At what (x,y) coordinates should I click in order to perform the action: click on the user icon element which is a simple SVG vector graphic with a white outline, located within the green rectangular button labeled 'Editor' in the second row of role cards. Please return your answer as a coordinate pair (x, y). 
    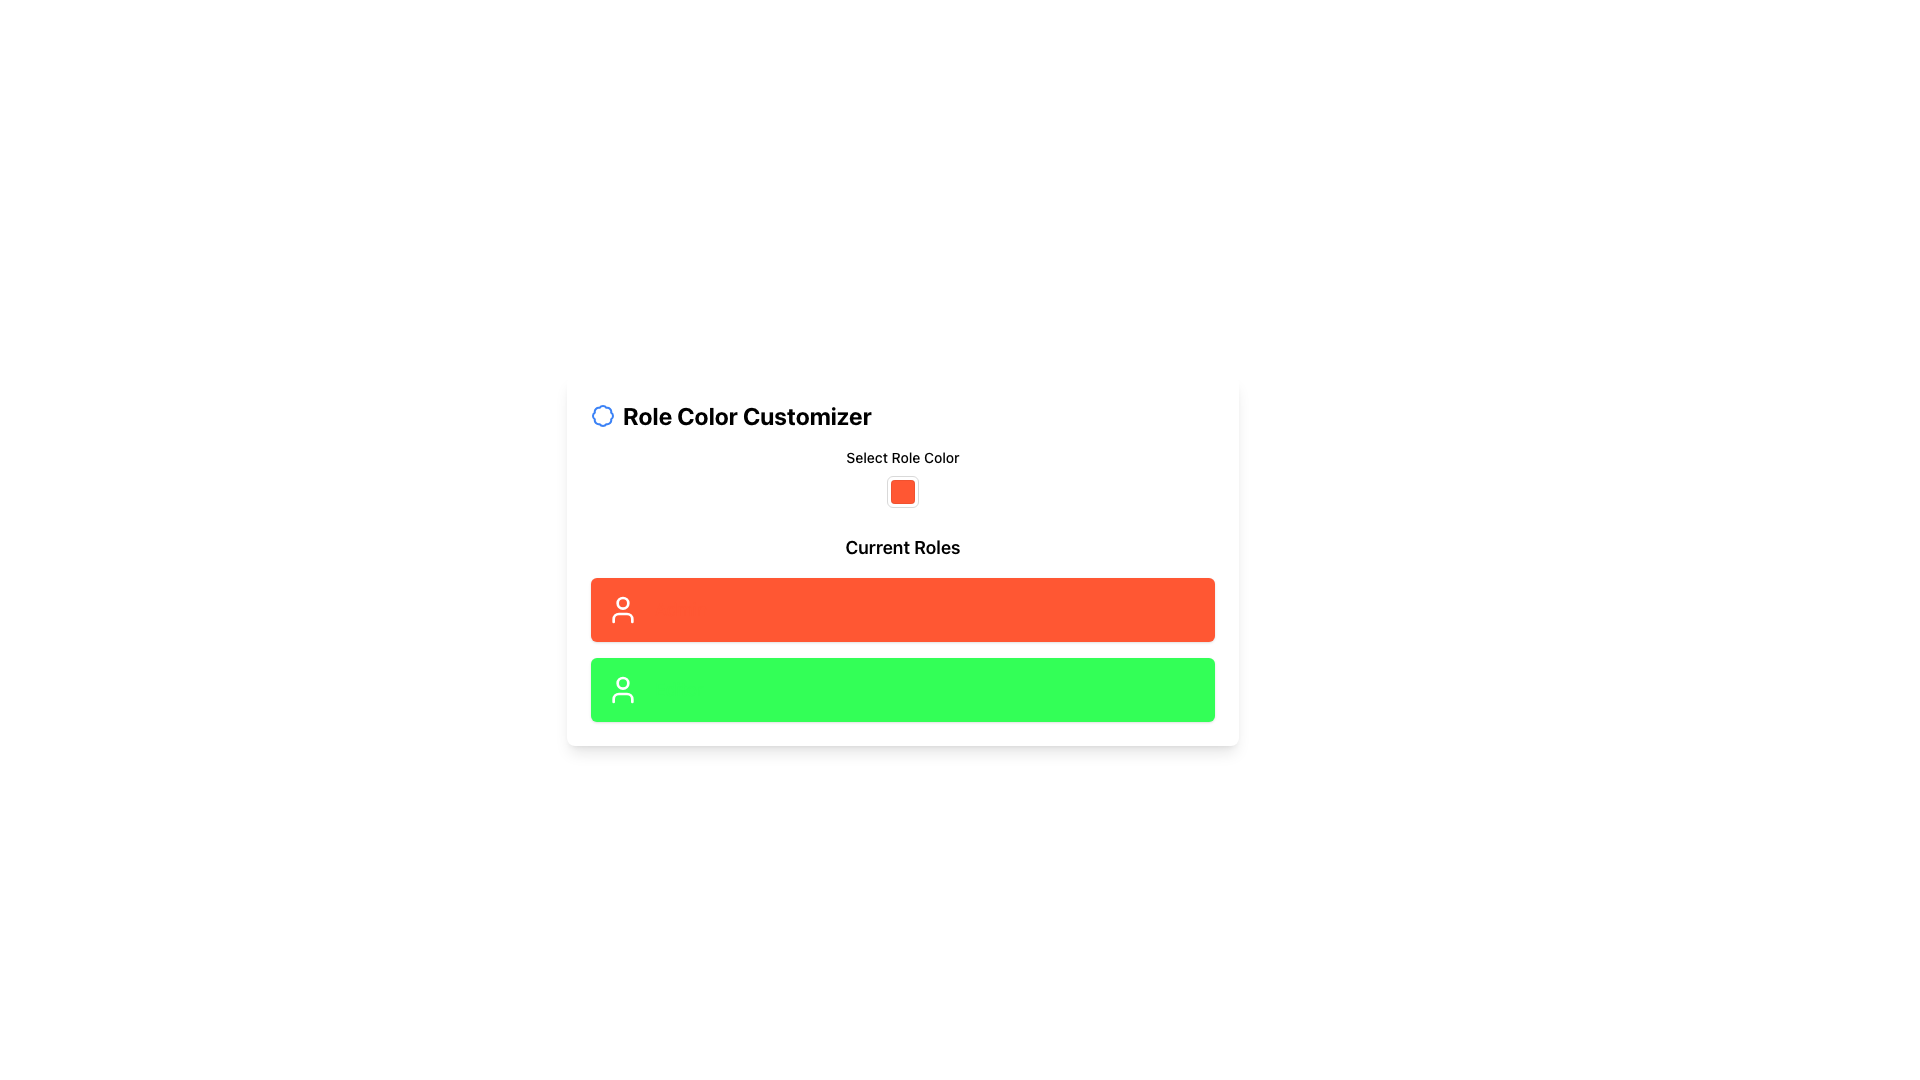
    Looking at the image, I should click on (622, 689).